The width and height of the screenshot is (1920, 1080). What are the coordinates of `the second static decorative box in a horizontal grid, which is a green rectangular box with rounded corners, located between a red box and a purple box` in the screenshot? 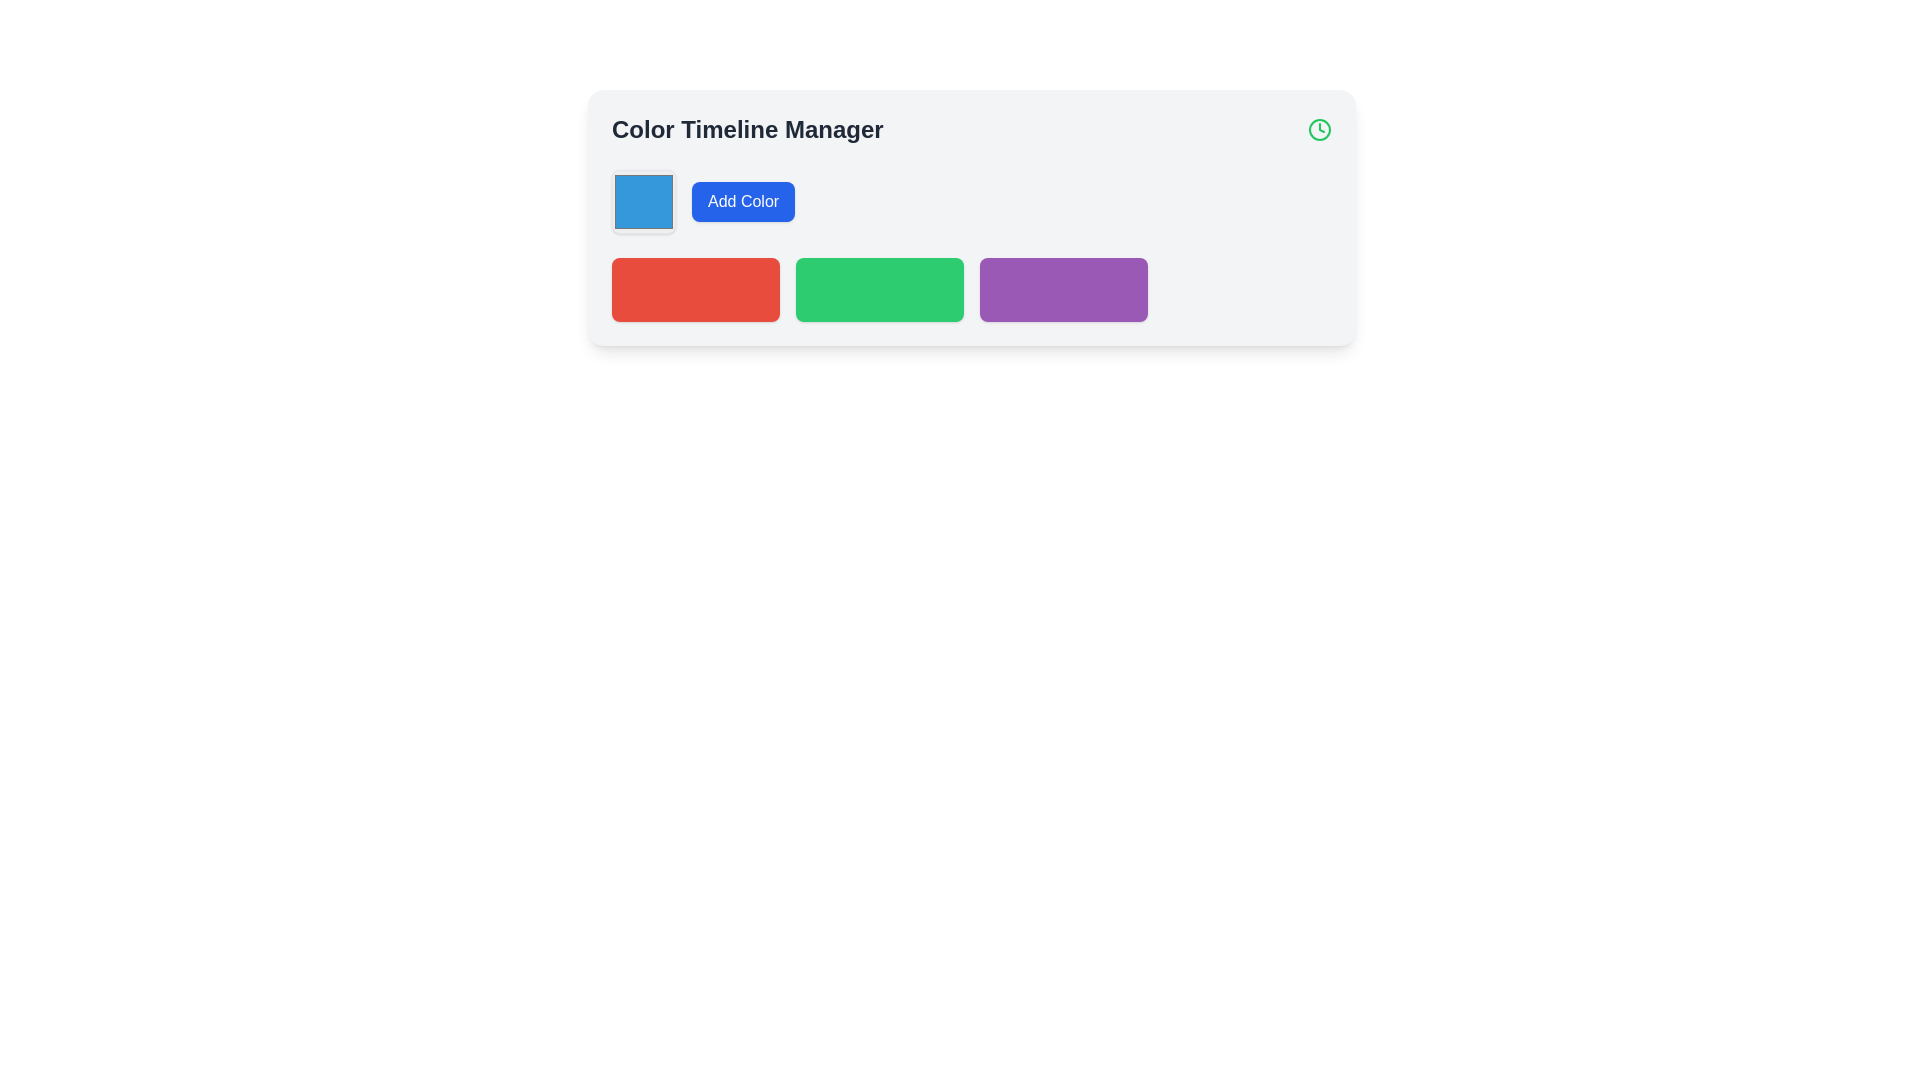 It's located at (879, 289).